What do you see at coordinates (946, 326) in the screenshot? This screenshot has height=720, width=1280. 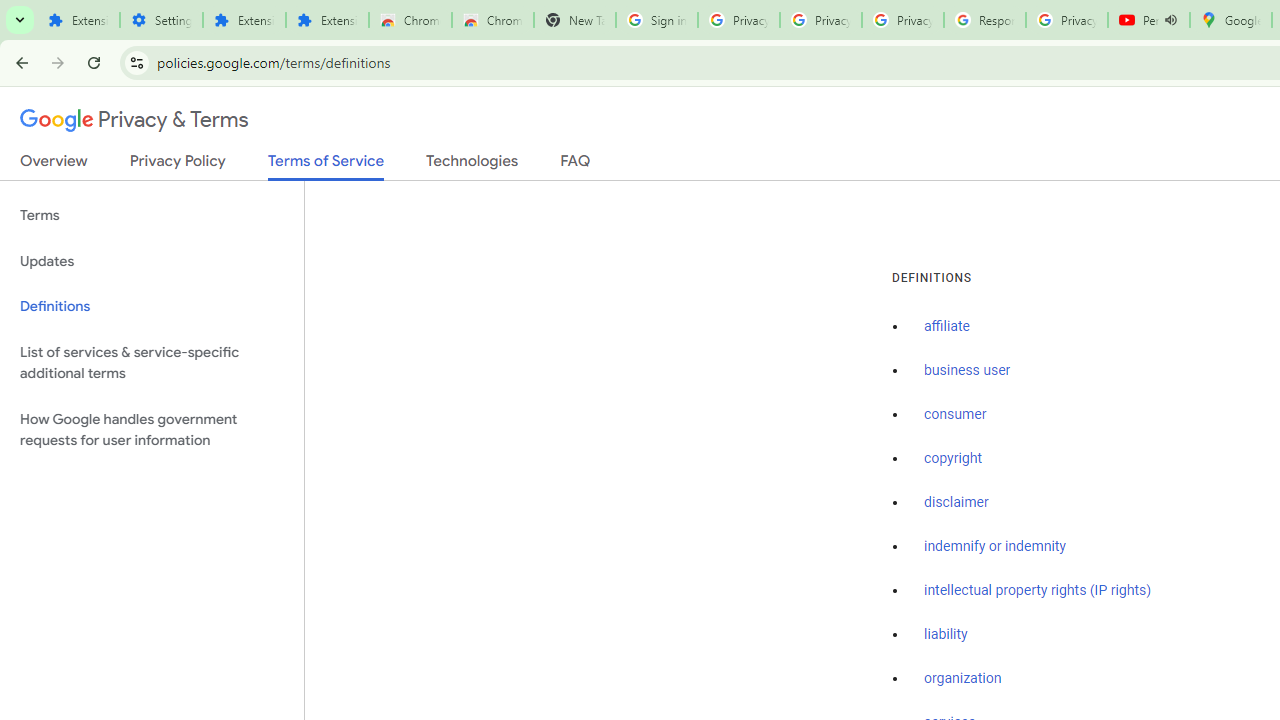 I see `'affiliate'` at bounding box center [946, 326].